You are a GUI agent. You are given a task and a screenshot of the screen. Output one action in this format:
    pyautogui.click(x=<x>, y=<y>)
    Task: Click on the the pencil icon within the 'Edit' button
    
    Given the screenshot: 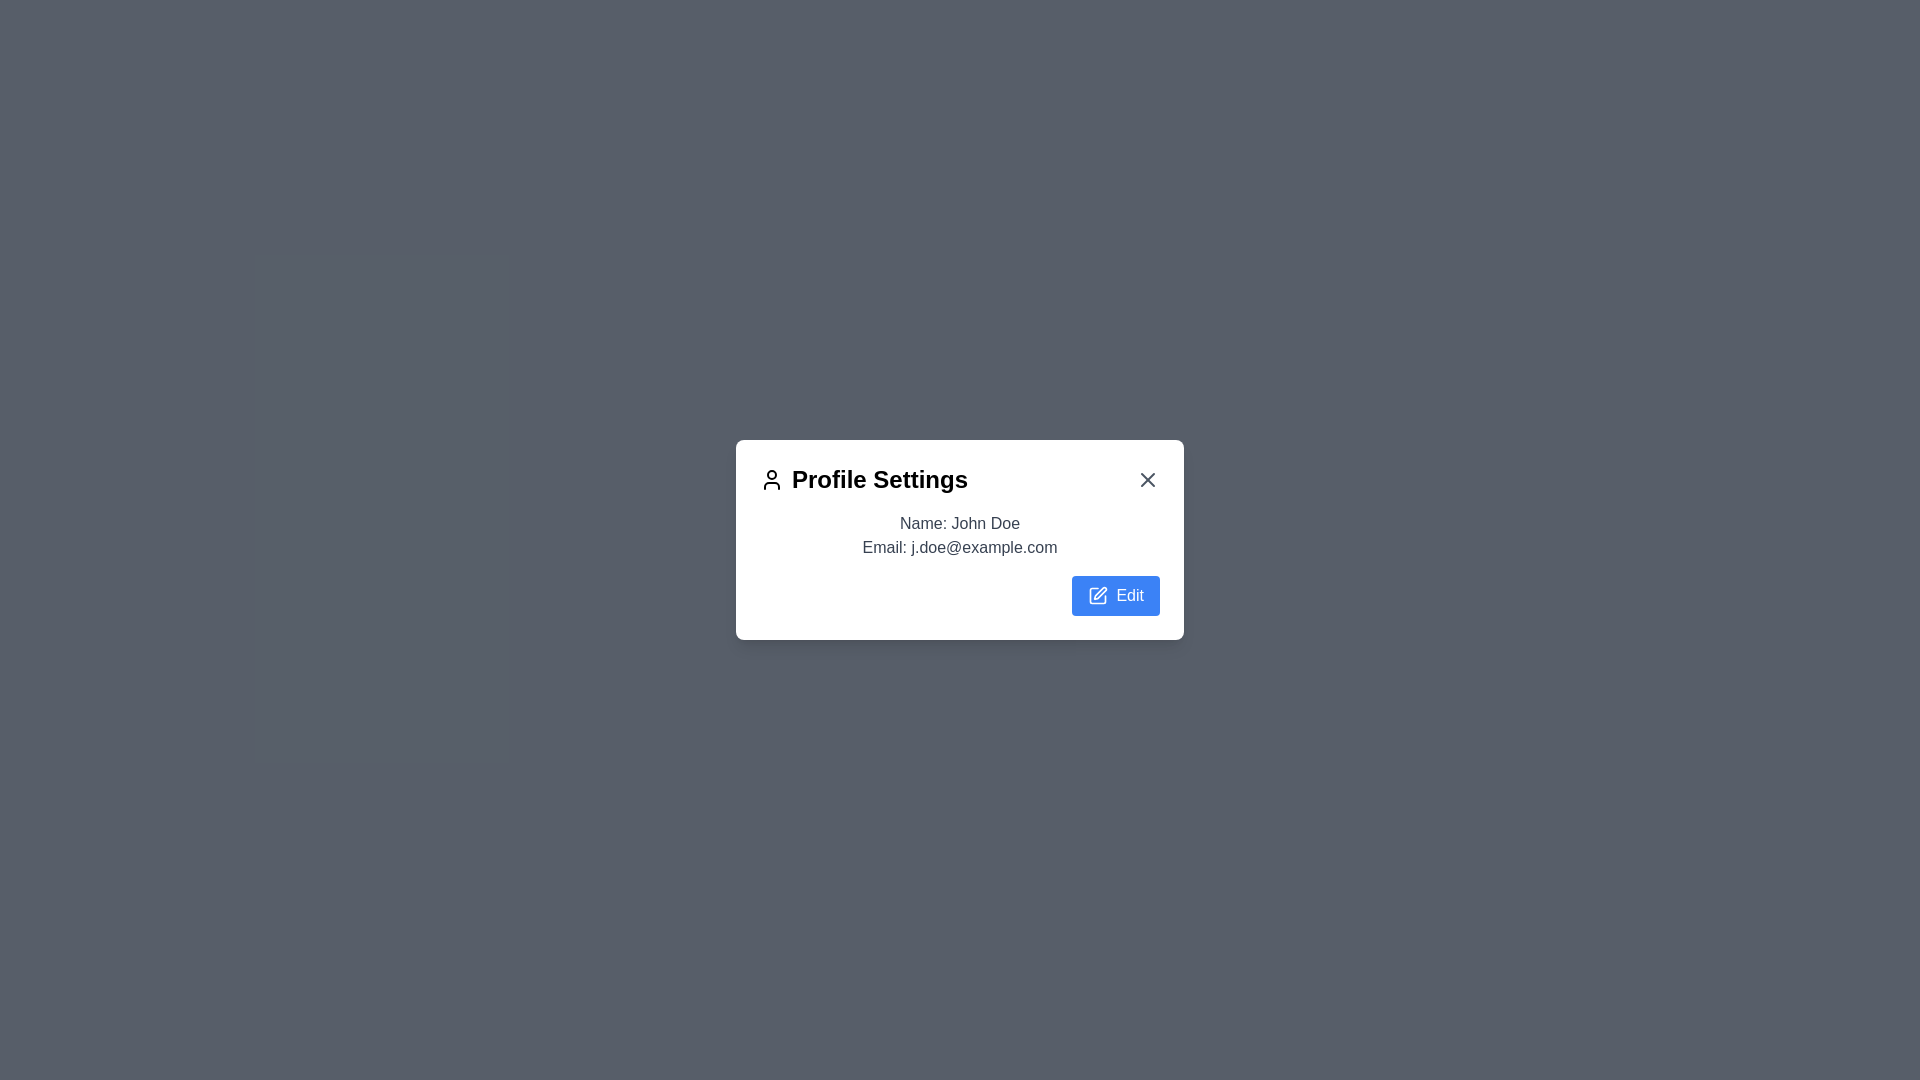 What is the action you would take?
    pyautogui.click(x=1097, y=595)
    